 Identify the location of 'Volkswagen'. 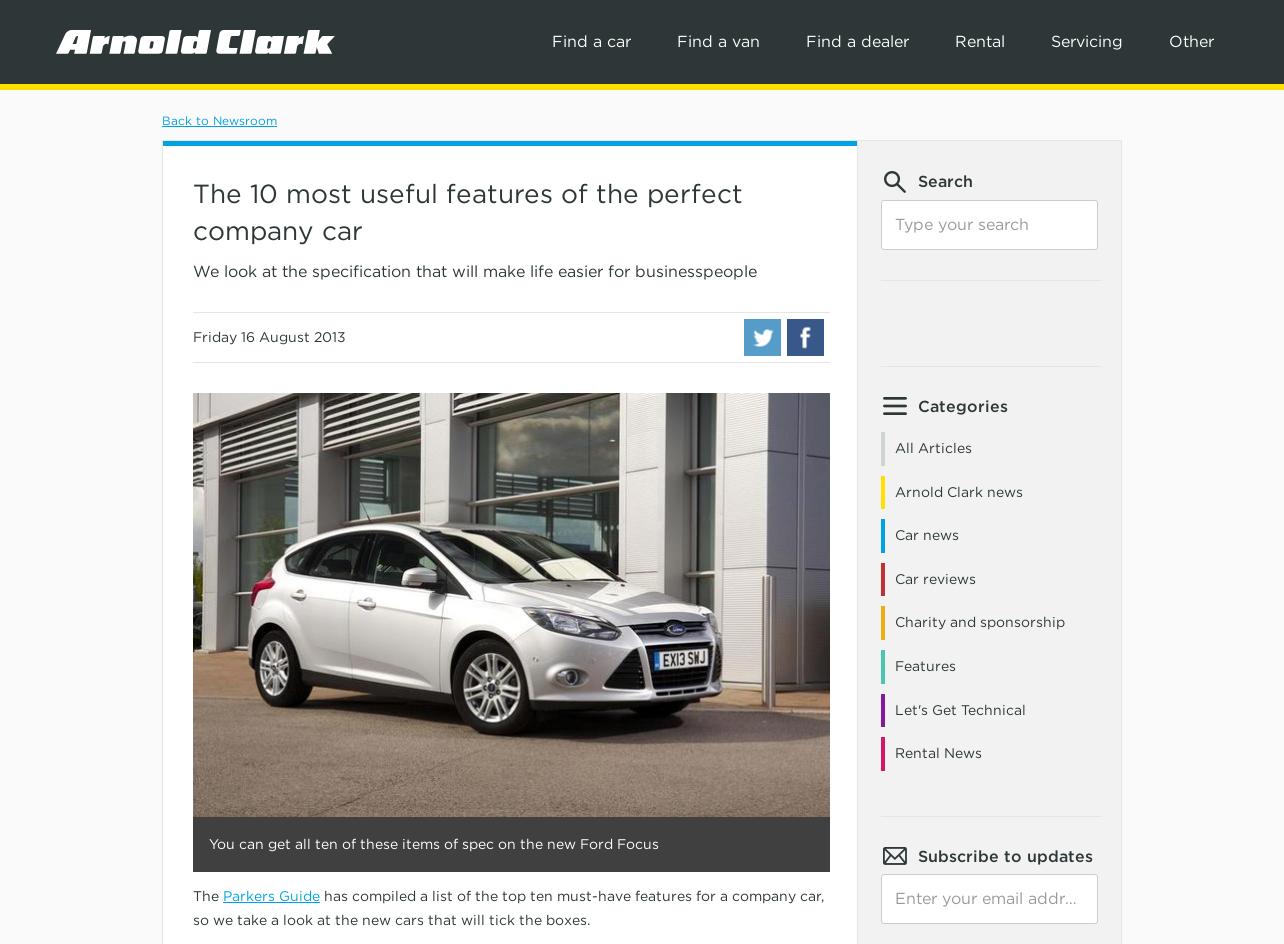
(752, 387).